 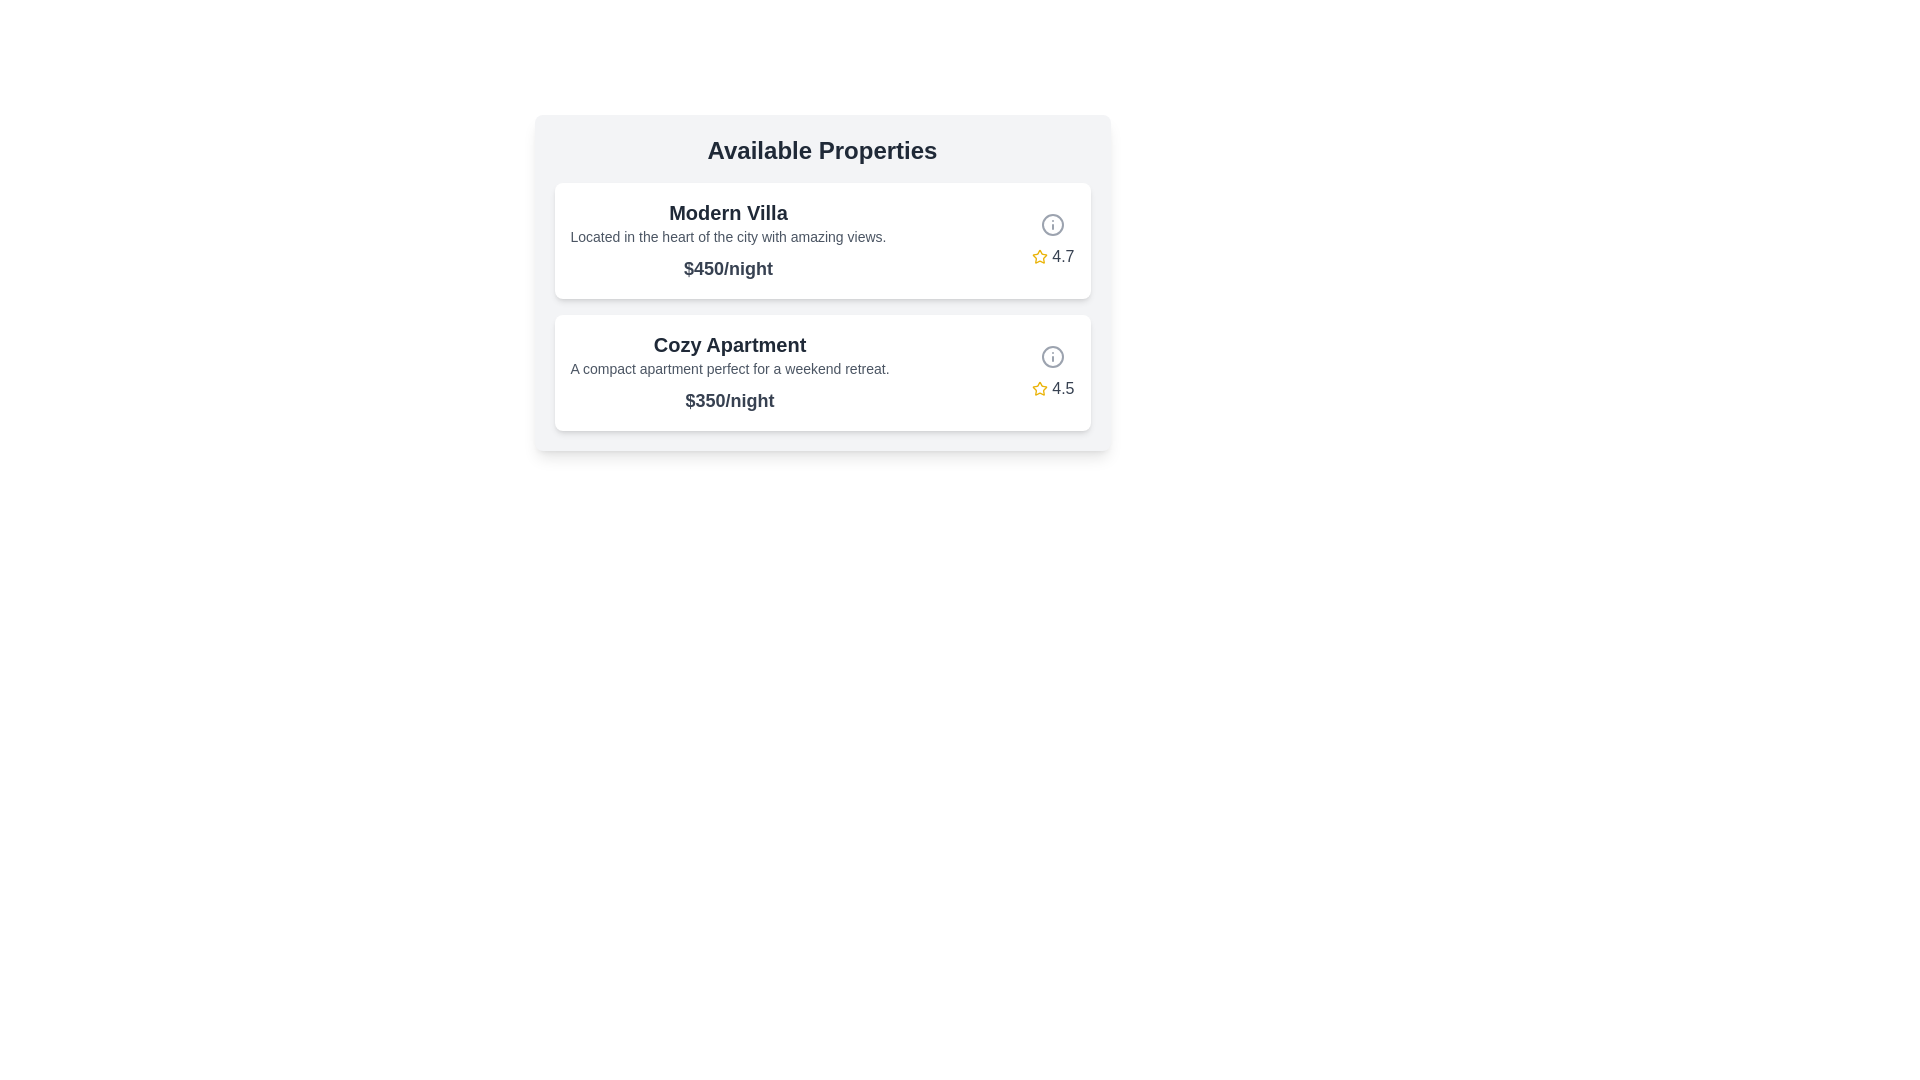 What do you see at coordinates (1052, 239) in the screenshot?
I see `the rating display for the 'Modern Villa' listing located in the upper-right corner of the card, beneath the informational icon and to the right of the textual description` at bounding box center [1052, 239].